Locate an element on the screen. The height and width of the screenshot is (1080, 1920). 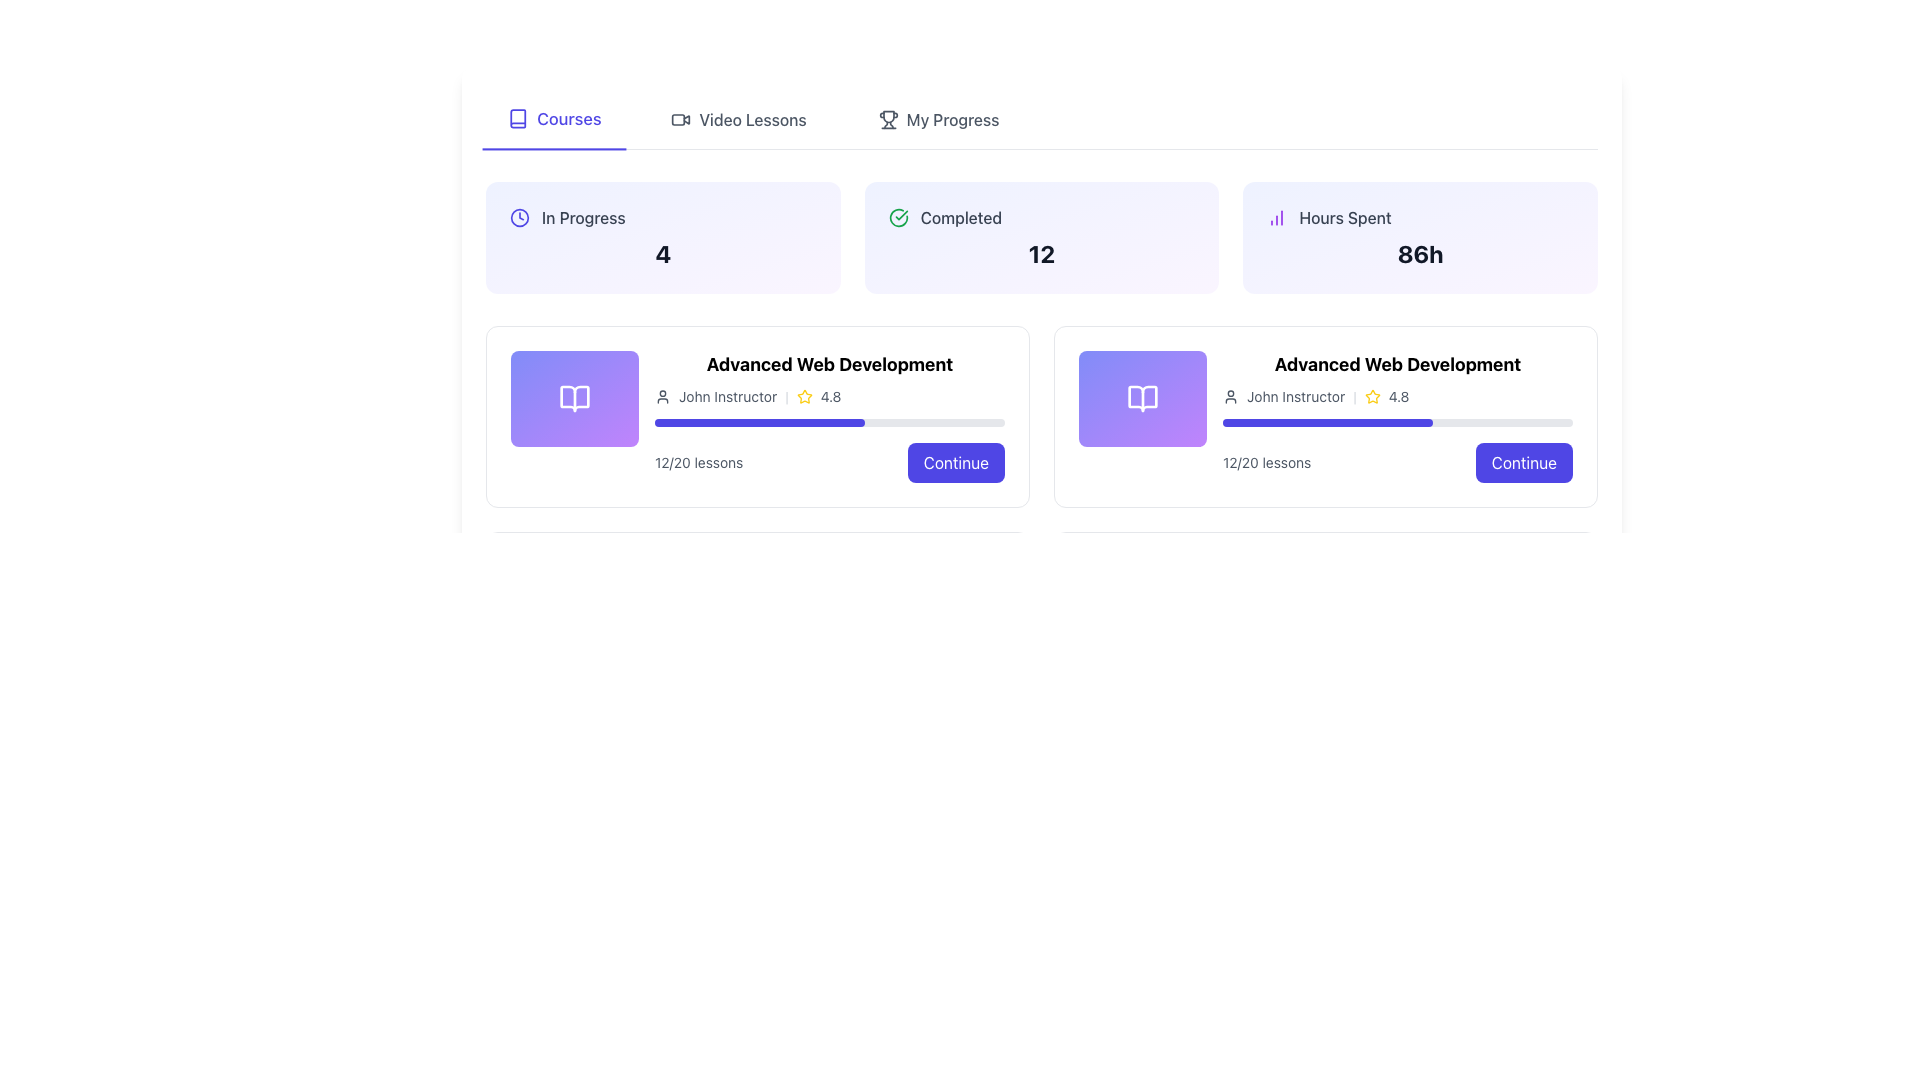
the video-related SVG icon located to the left of the 'Video Lessons' text is located at coordinates (681, 119).